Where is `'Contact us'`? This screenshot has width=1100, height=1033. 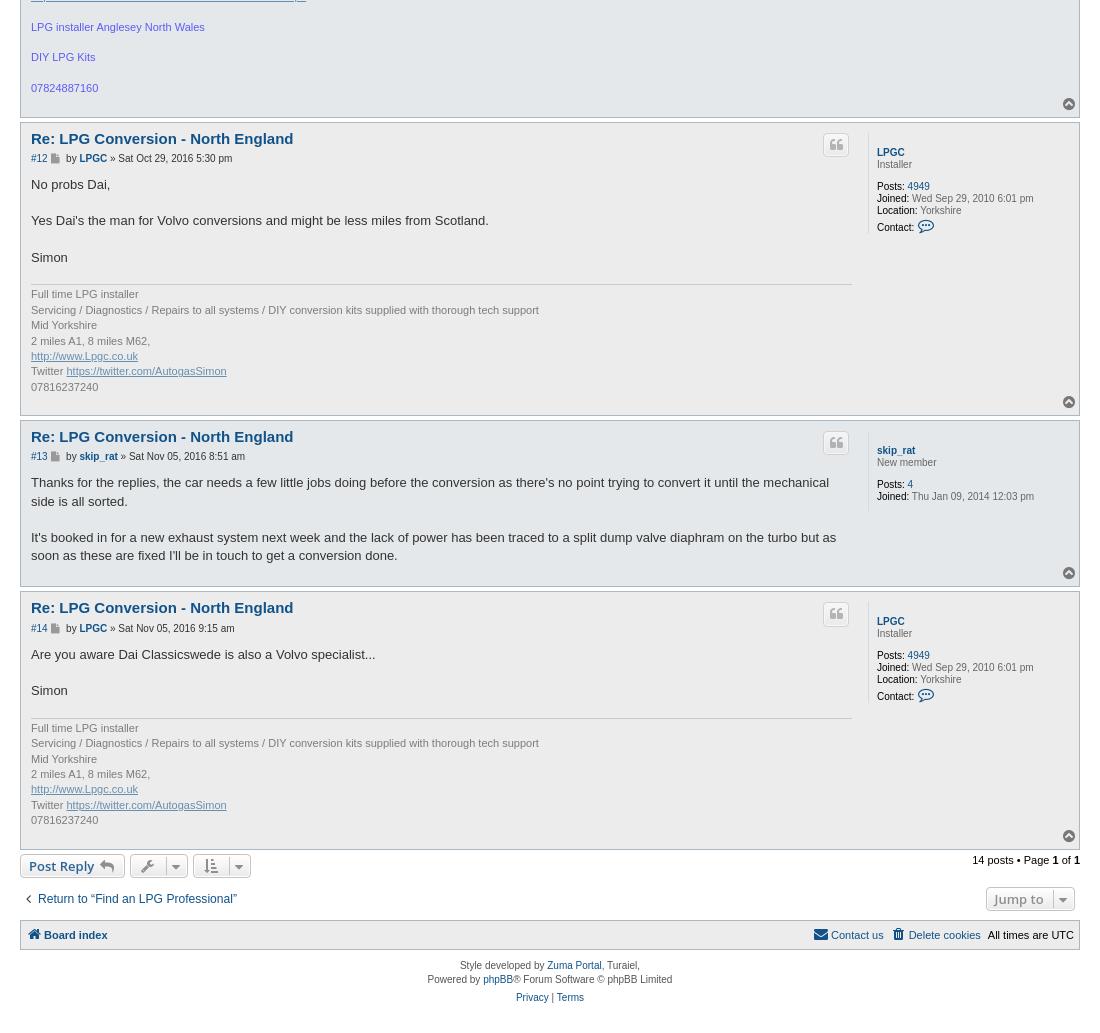
'Contact us' is located at coordinates (830, 933).